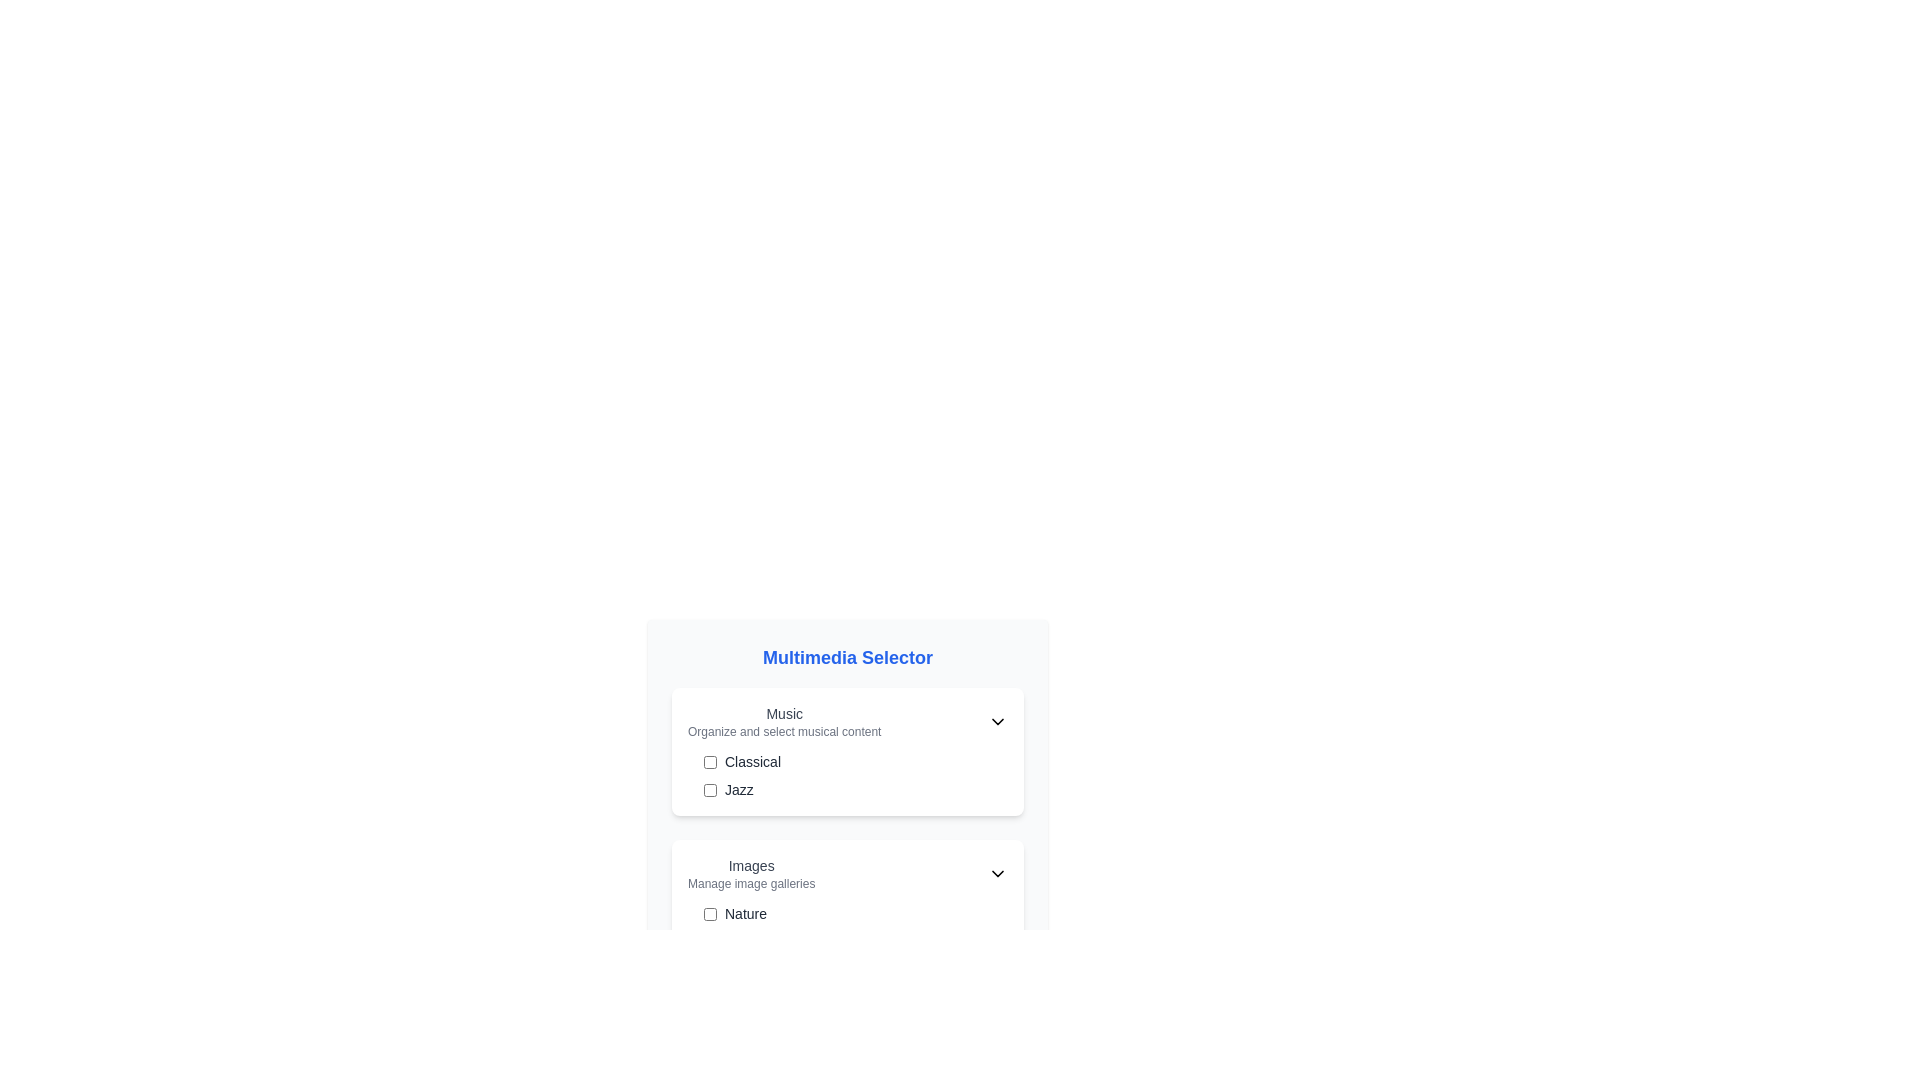 This screenshot has height=1080, width=1920. I want to click on the checkbox labeled 'Nature' which is the first checkbox in the vertically stacked list inside the 'Images' panel under the 'Multimedia Selector' section, so click(848, 928).